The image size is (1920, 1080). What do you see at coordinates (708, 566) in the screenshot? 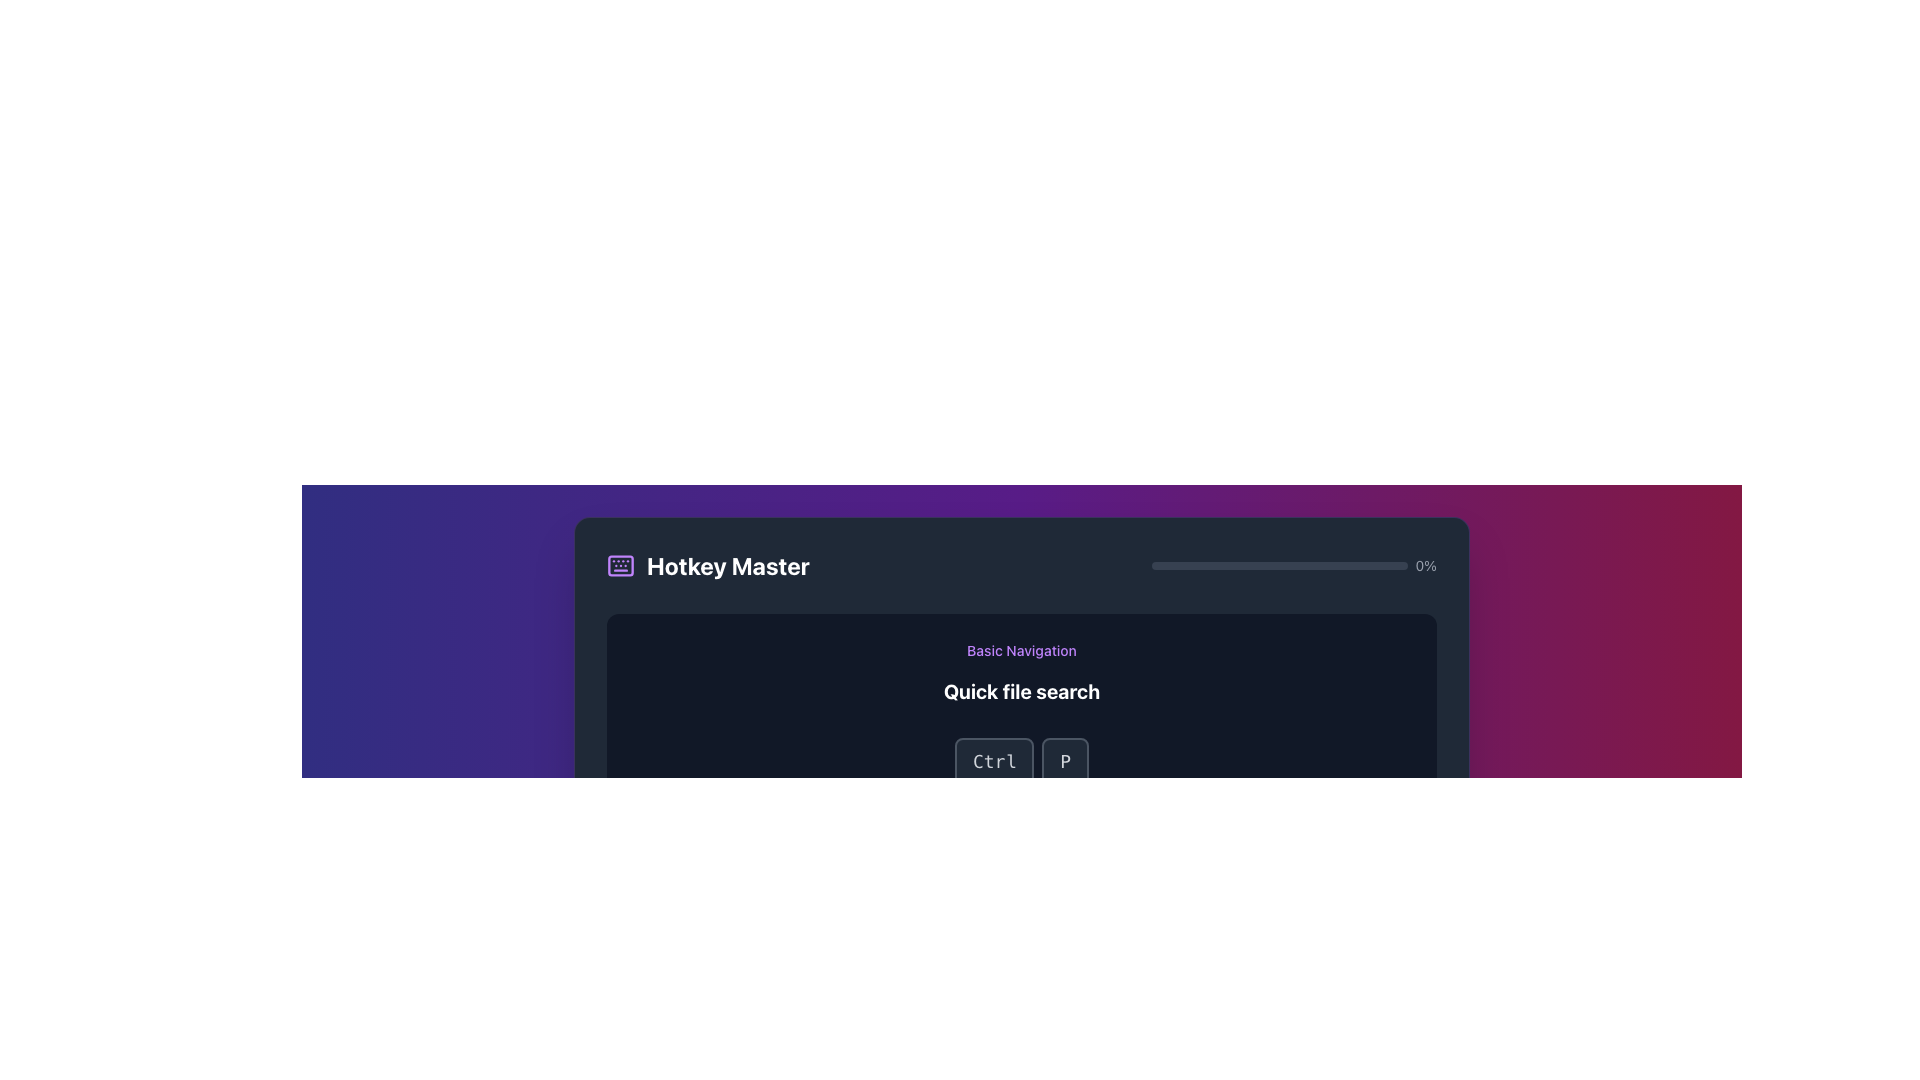
I see `the purple keyboard icon followed by the text 'Hotkey Master' in bold white font, located on the left side of the header section` at bounding box center [708, 566].